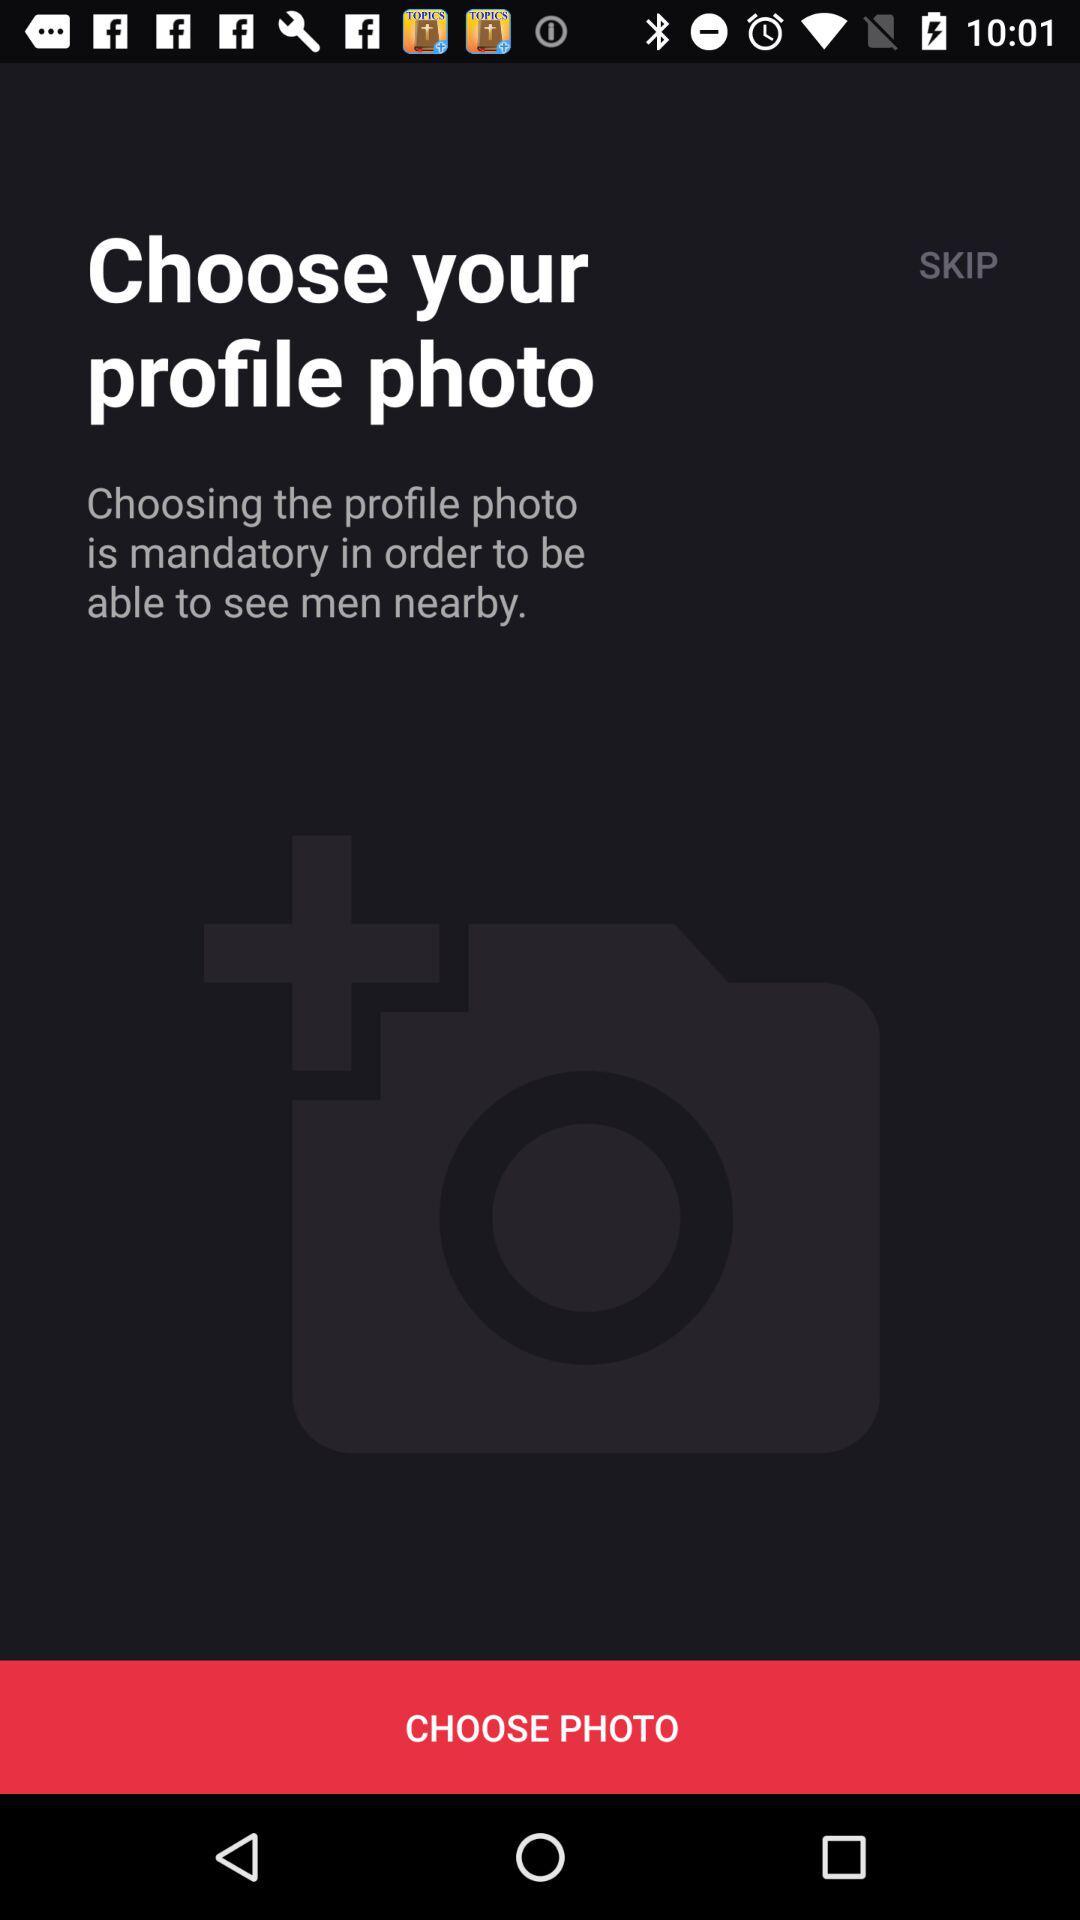  I want to click on the item at the top right corner, so click(955, 263).